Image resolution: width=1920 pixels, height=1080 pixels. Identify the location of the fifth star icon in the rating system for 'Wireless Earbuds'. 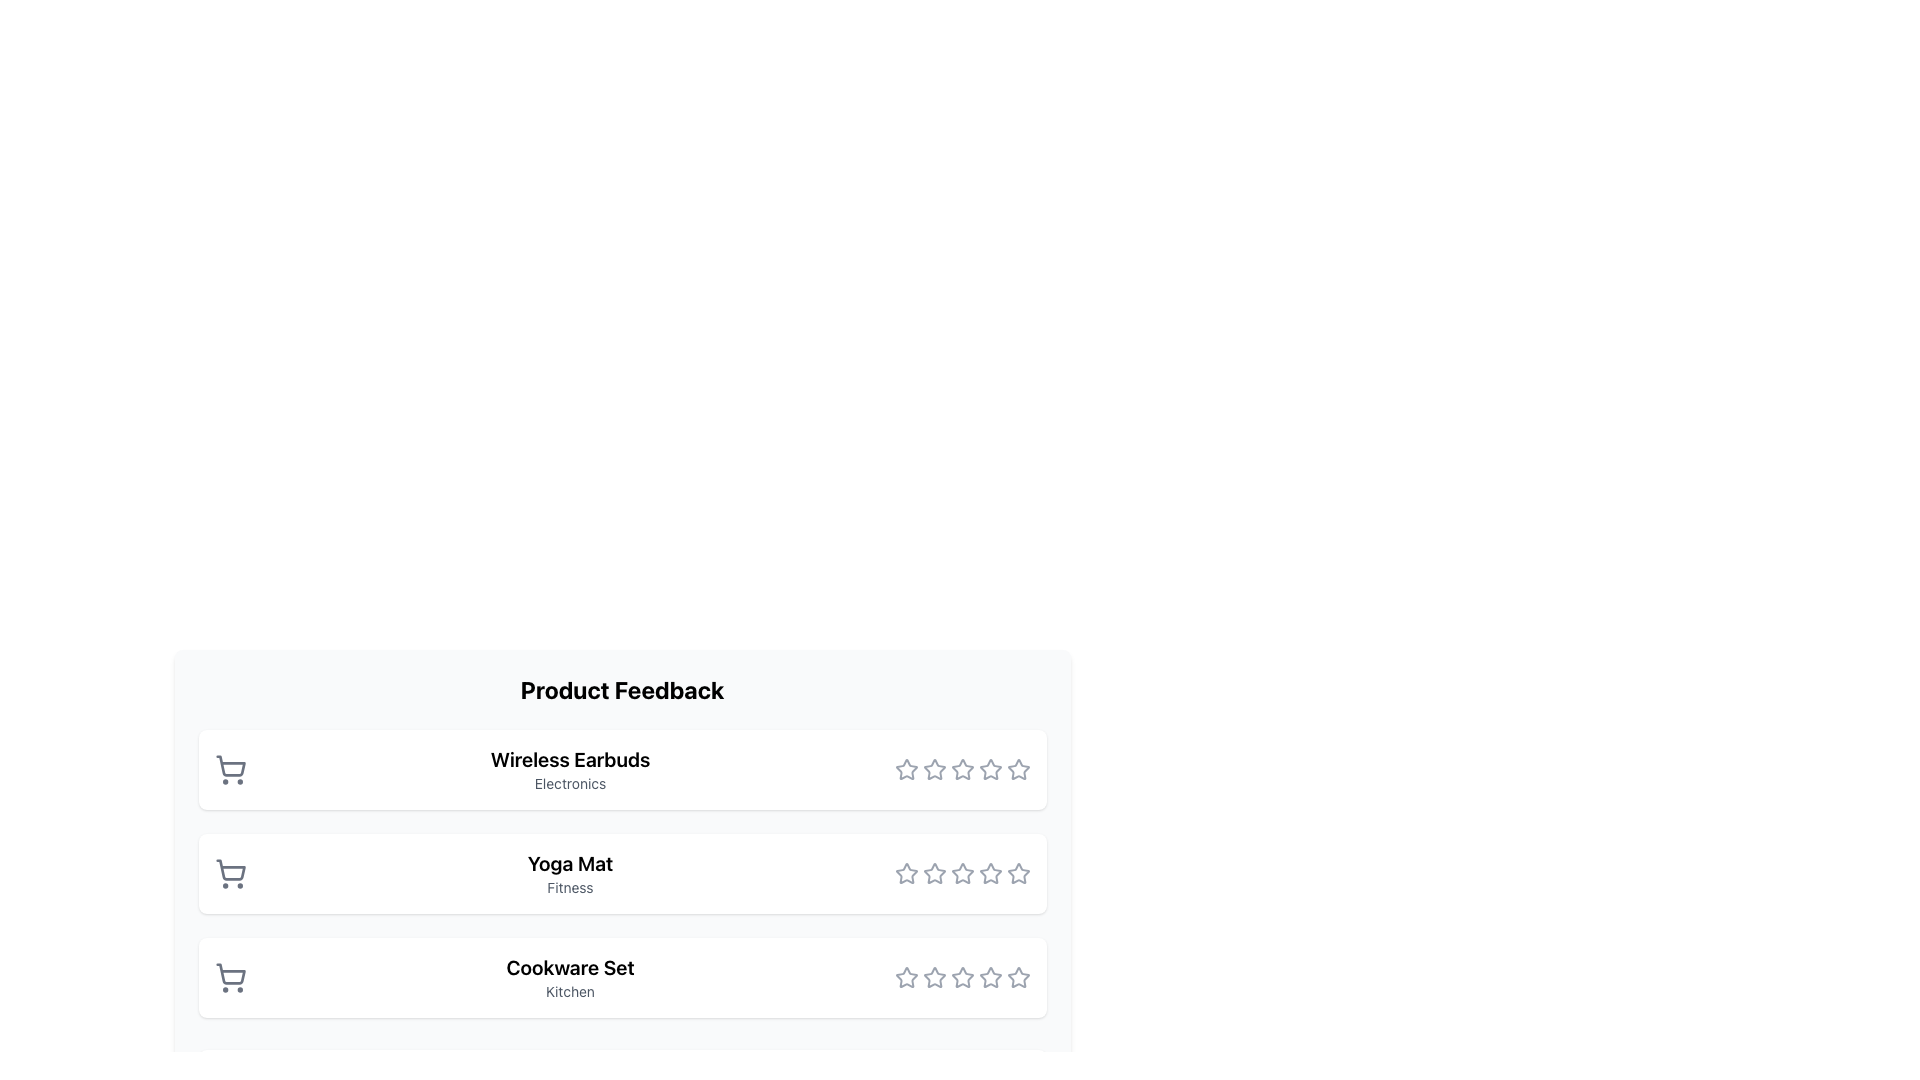
(1018, 769).